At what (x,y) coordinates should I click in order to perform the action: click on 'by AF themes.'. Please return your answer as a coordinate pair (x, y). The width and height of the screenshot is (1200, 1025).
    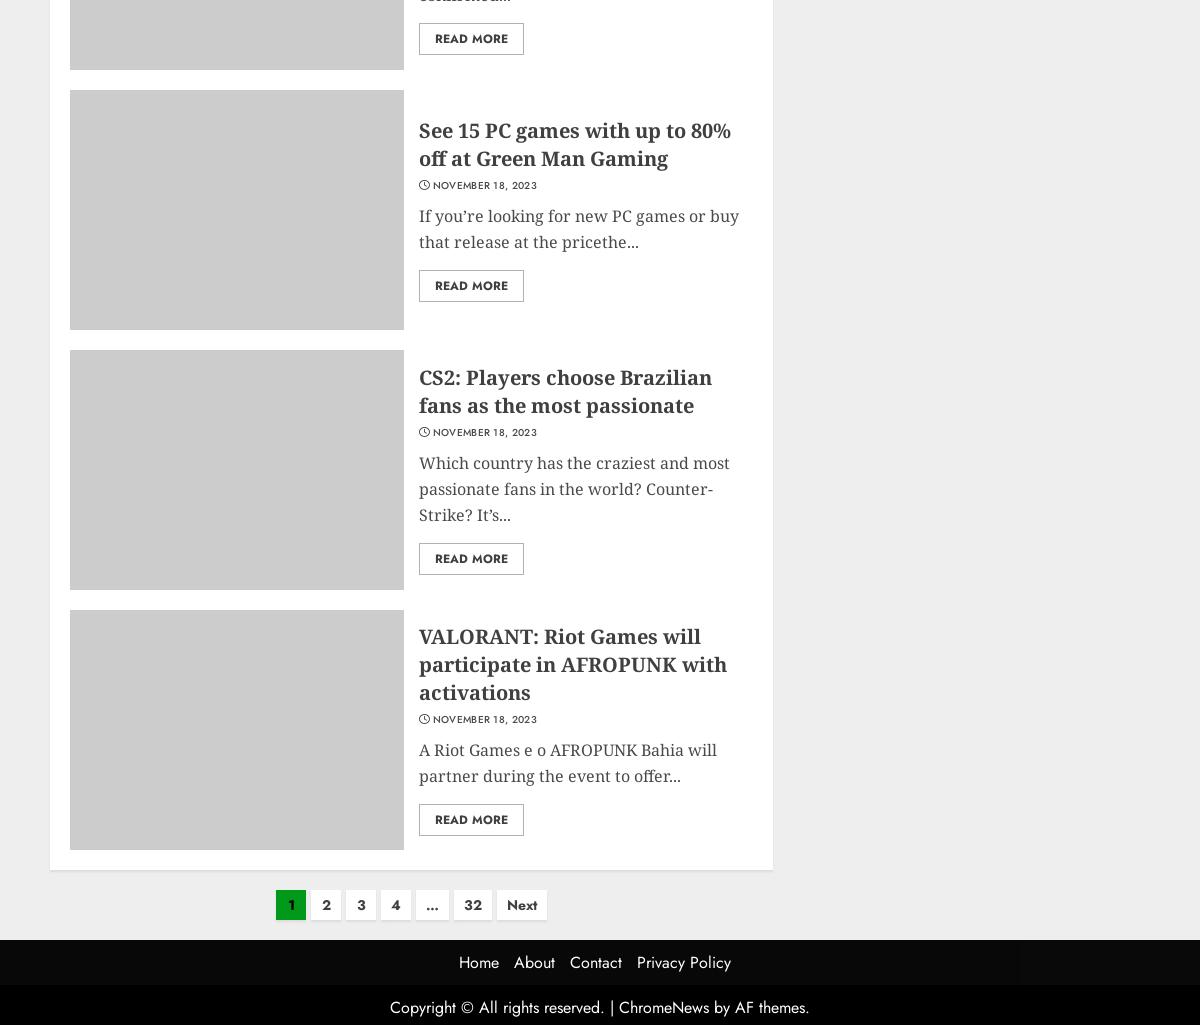
    Looking at the image, I should click on (708, 1006).